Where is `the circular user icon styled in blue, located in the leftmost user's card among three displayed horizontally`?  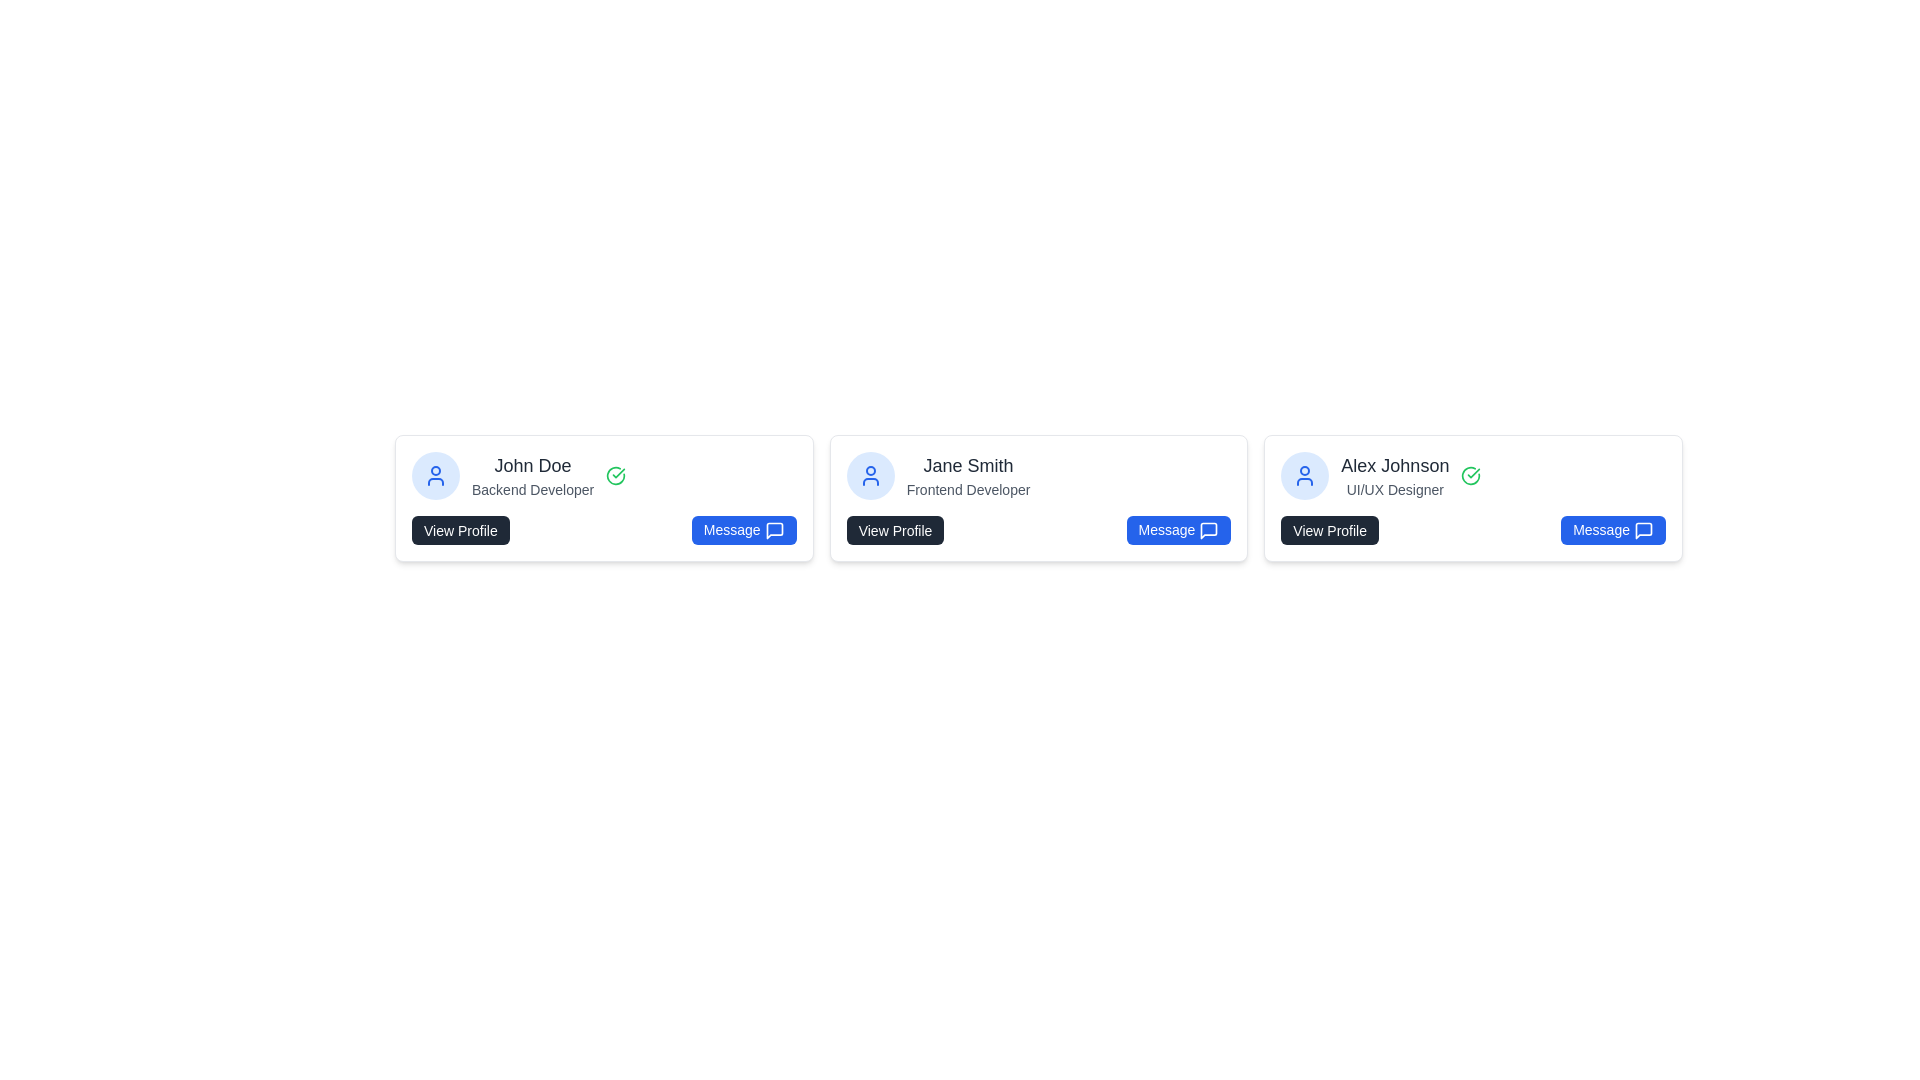
the circular user icon styled in blue, located in the leftmost user's card among three displayed horizontally is located at coordinates (435, 475).